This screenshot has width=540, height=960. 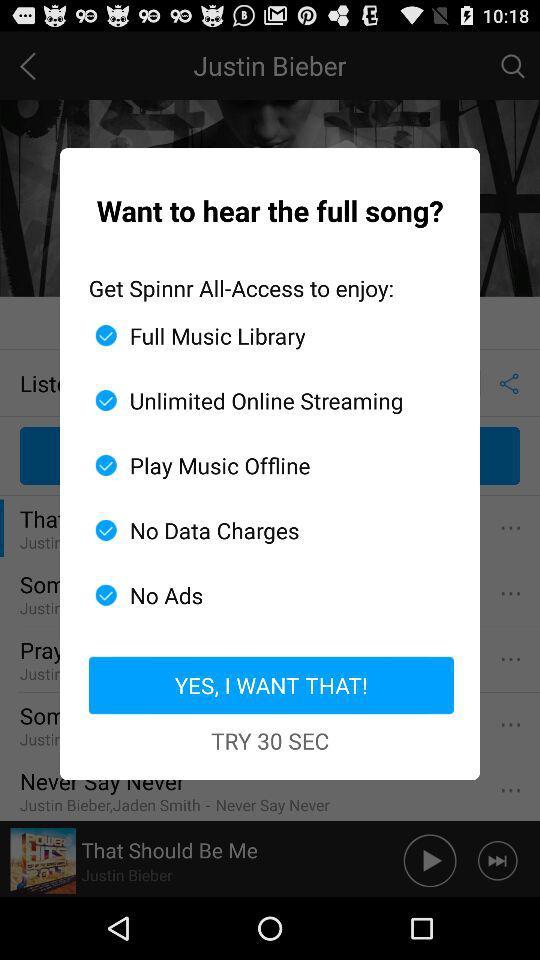 I want to click on icon above the no ads item, so click(x=262, y=529).